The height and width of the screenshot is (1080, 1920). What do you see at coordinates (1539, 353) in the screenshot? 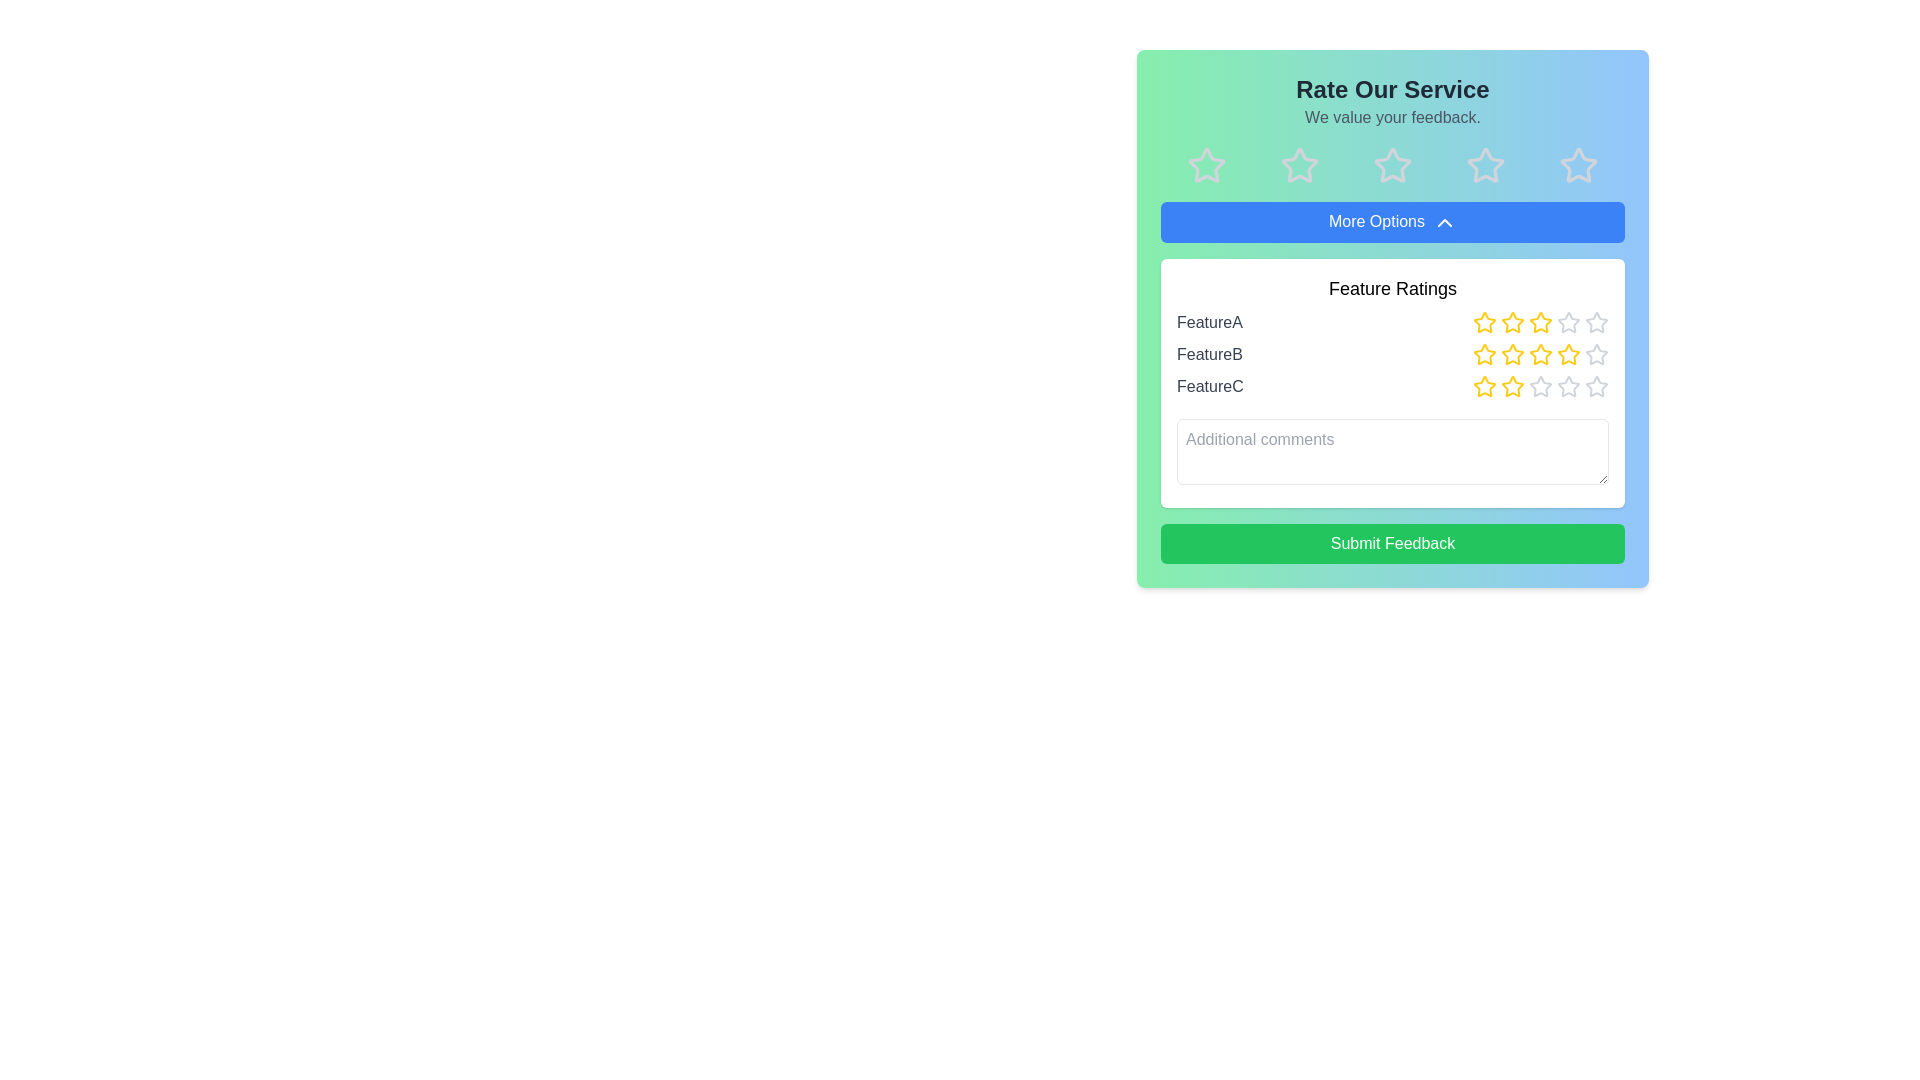
I see `the third yellow hollow star icon in the feature rating section` at bounding box center [1539, 353].